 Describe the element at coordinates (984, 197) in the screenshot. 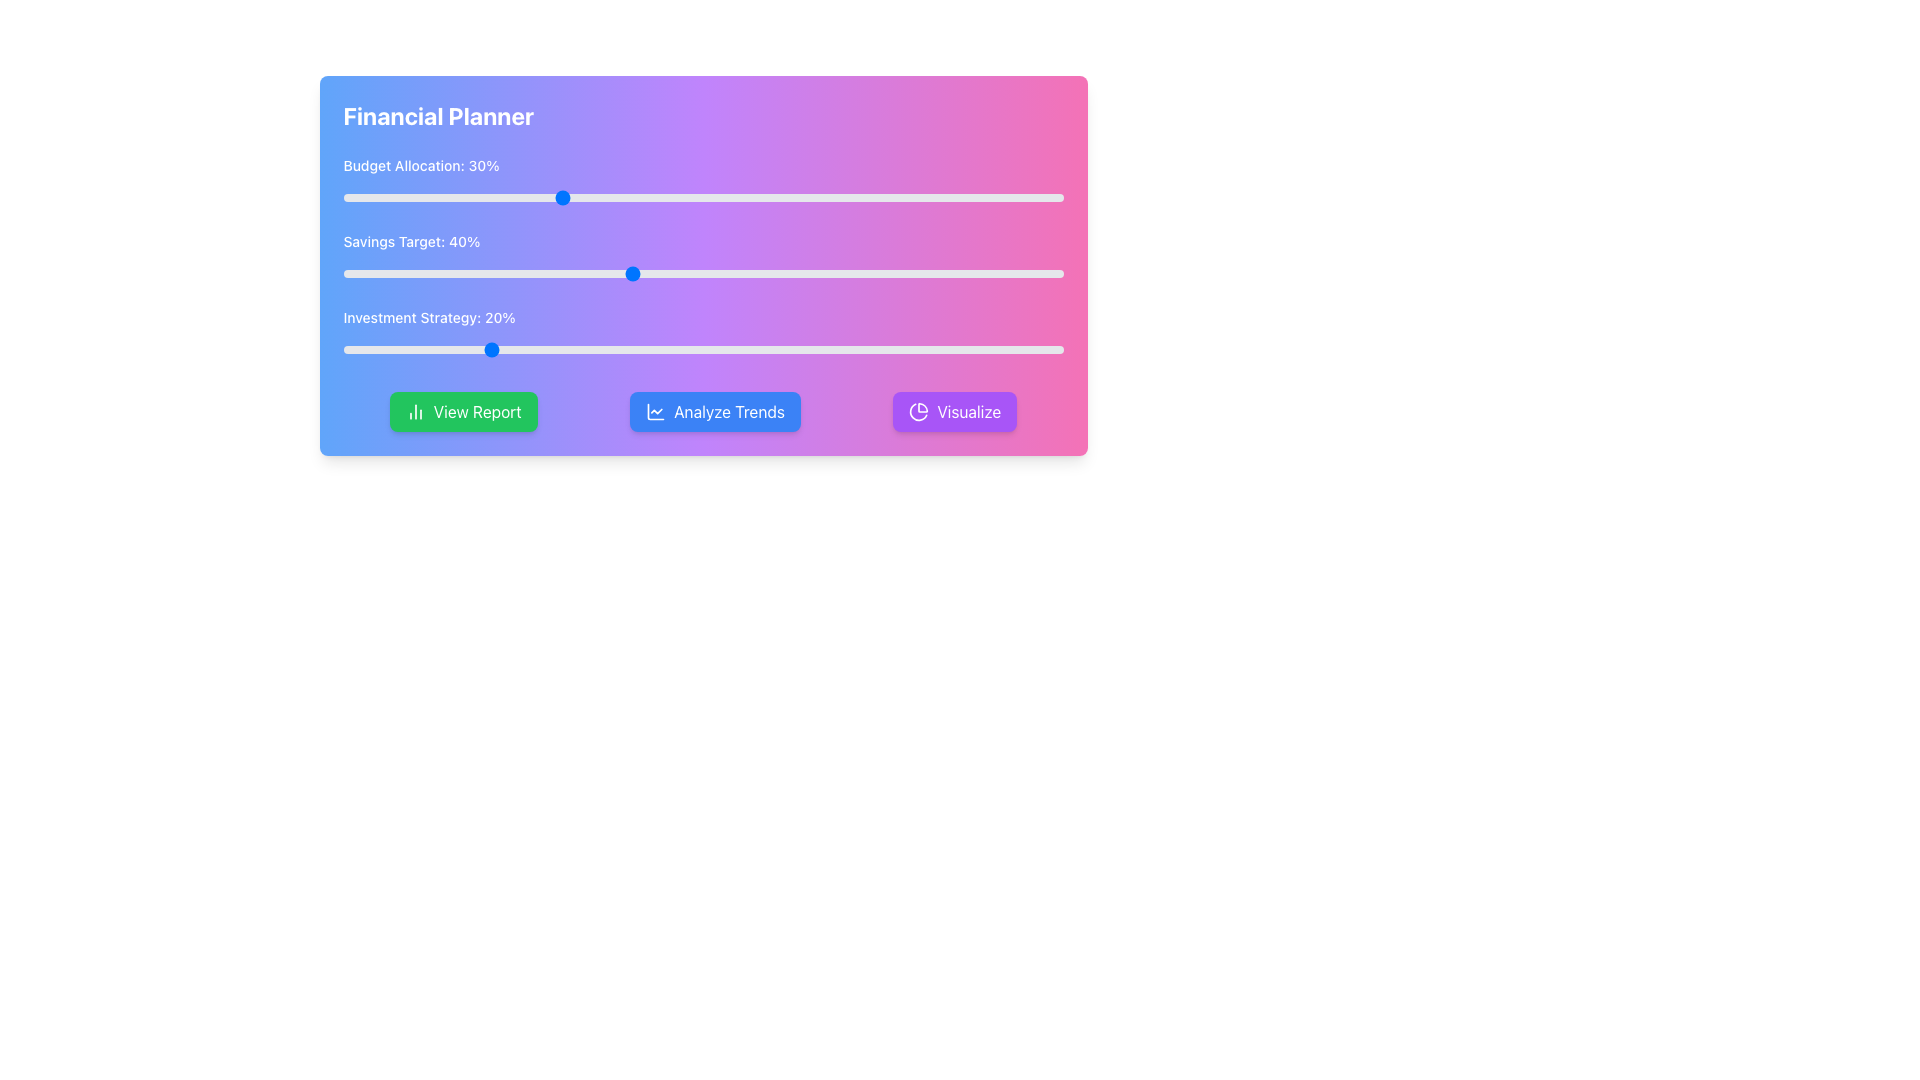

I see `the budget allocation slider` at that location.